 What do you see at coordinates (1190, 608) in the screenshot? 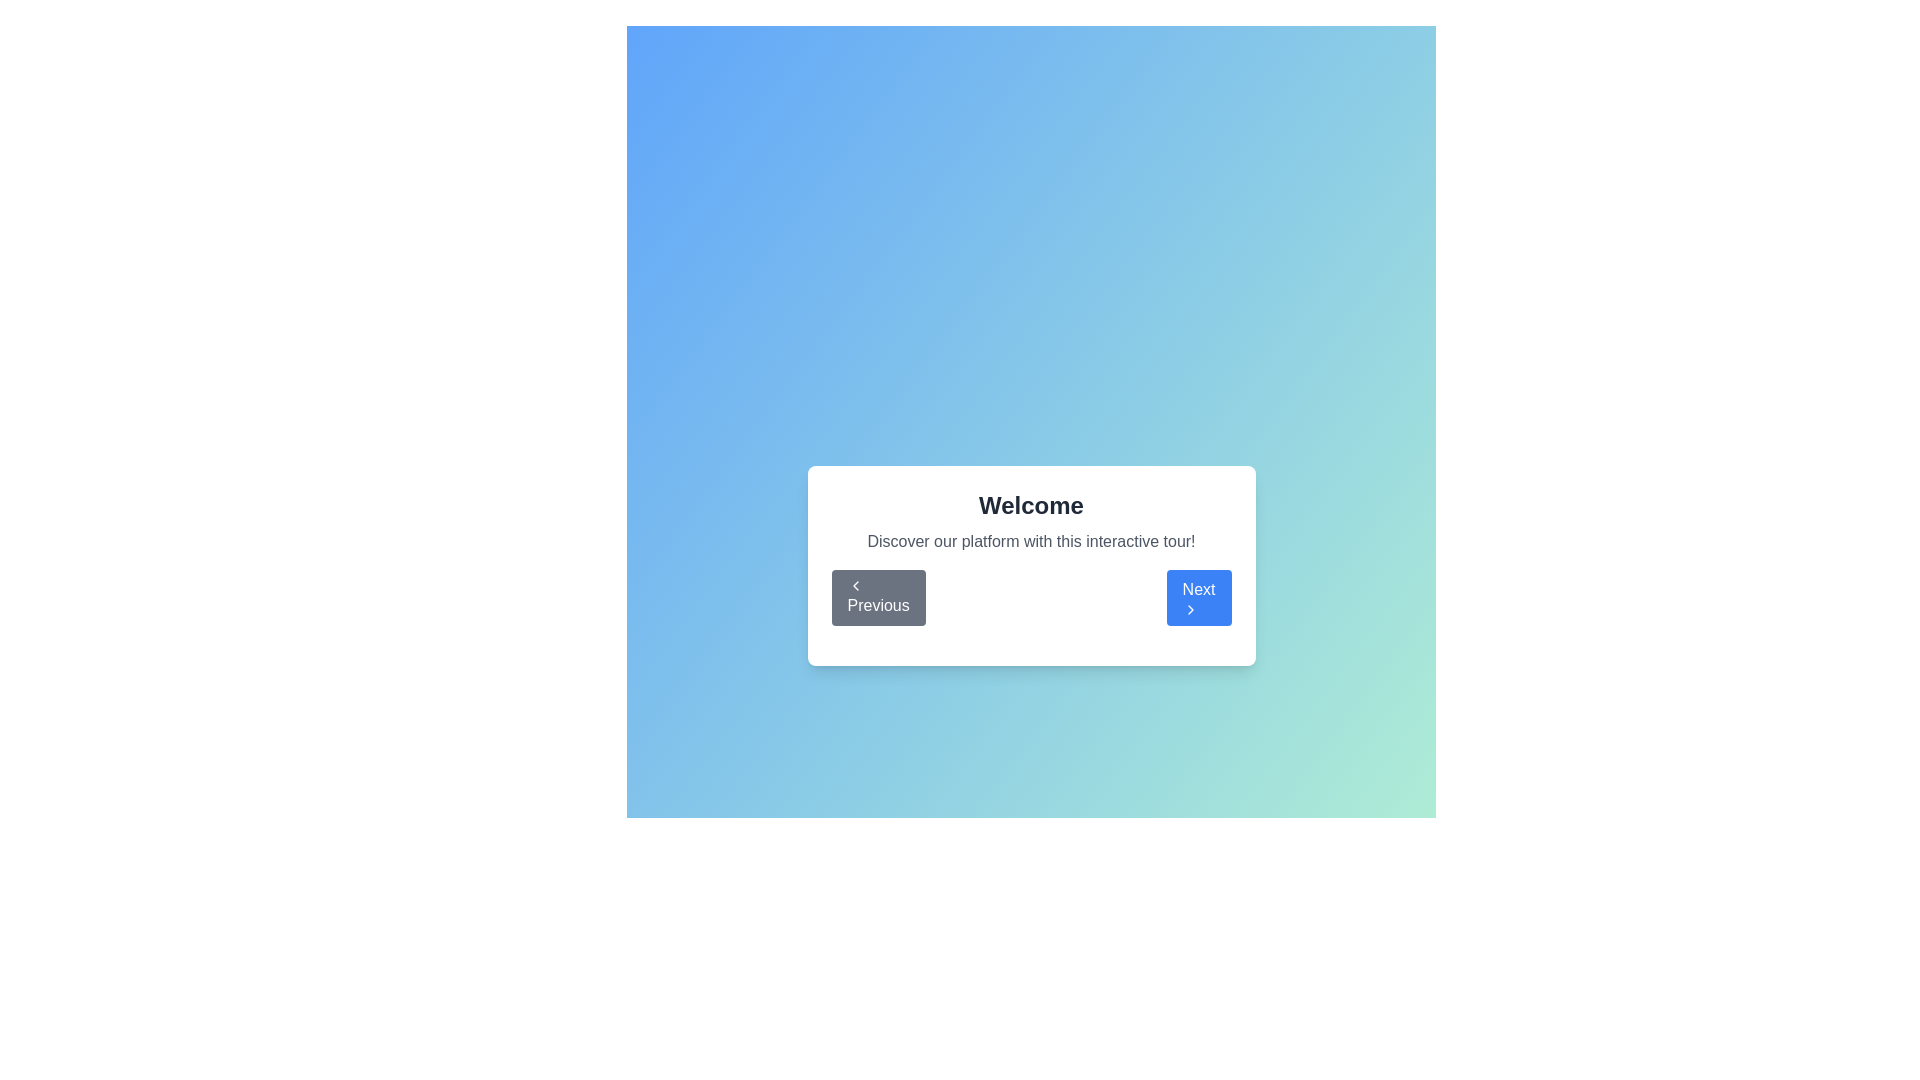
I see `the right-facing chevron icon within the 'Next' button, which is styled with a blue background and white text, located at the bottom-right of the dialog box` at bounding box center [1190, 608].